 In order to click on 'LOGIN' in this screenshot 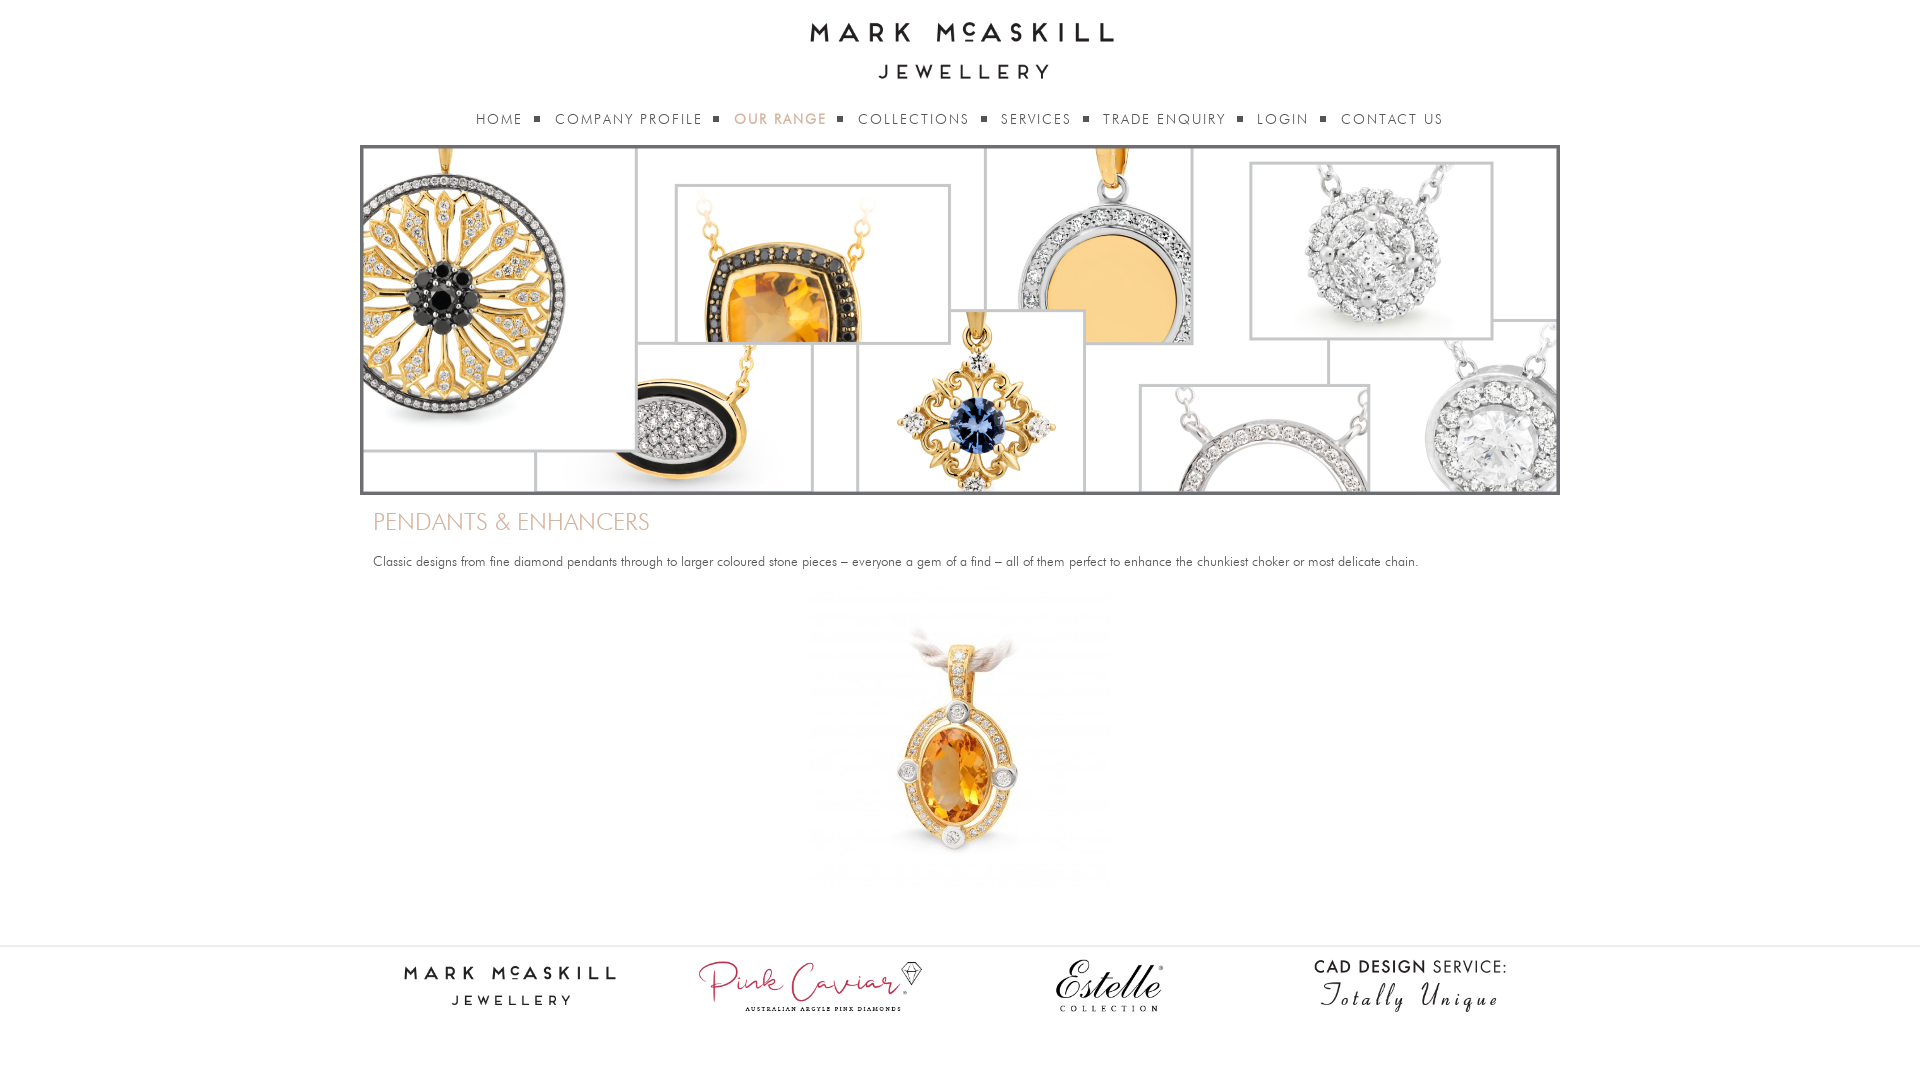, I will do `click(1282, 119)`.